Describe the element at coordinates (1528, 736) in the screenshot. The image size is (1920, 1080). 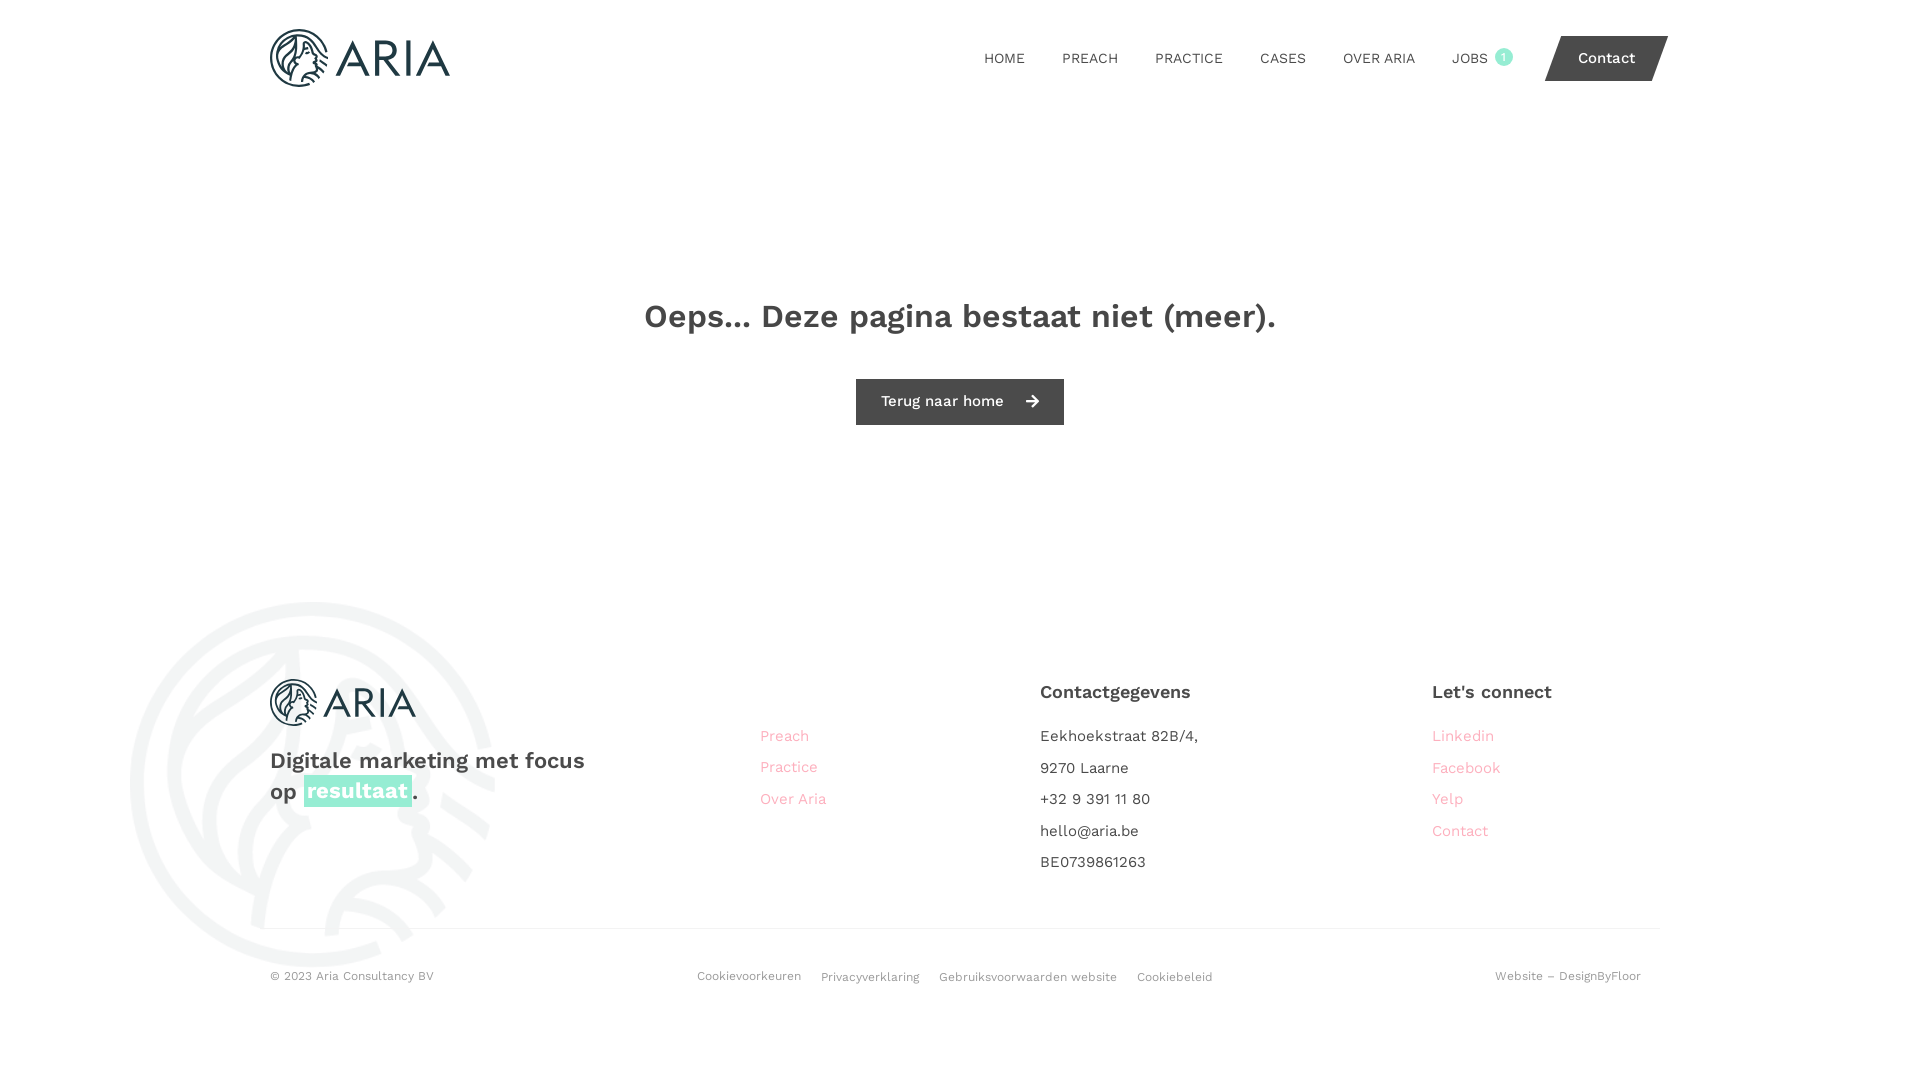
I see `'Linkedin'` at that location.